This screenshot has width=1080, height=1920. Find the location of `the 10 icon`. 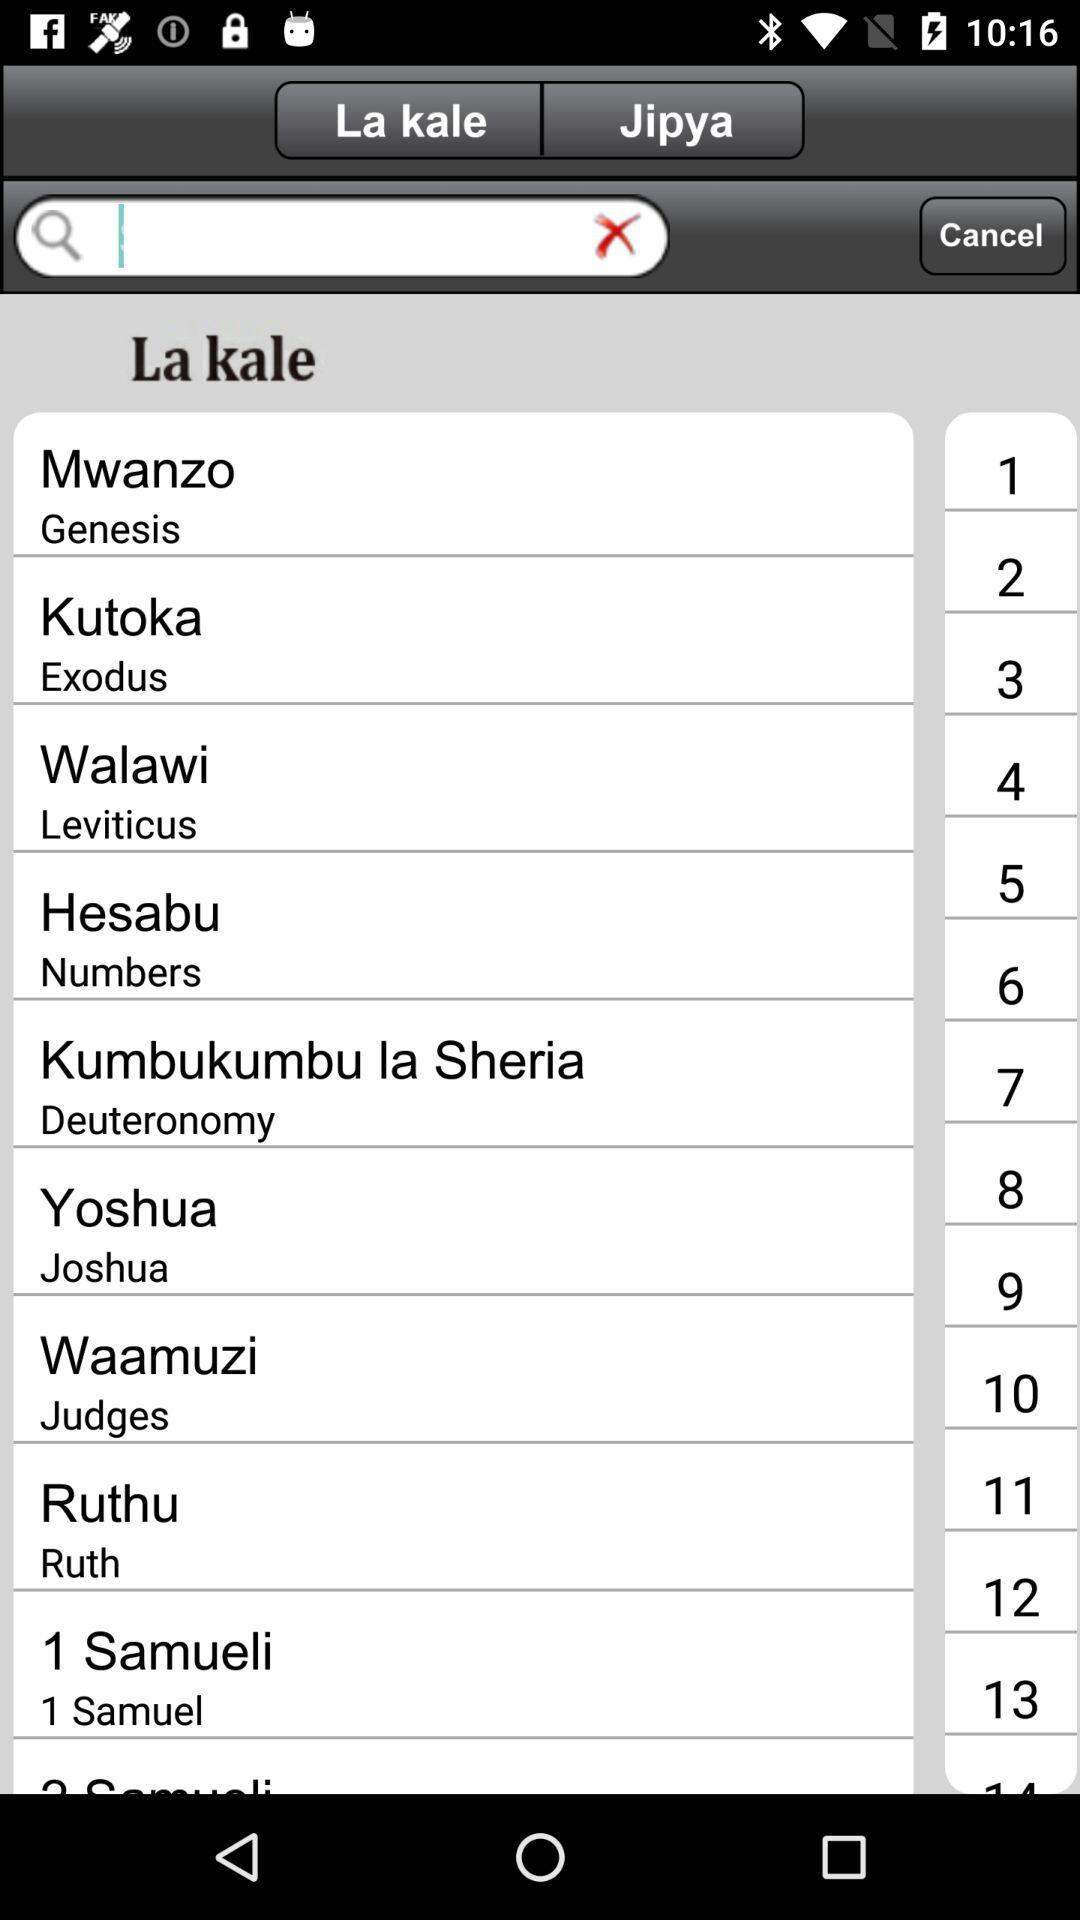

the 10 icon is located at coordinates (1010, 1390).